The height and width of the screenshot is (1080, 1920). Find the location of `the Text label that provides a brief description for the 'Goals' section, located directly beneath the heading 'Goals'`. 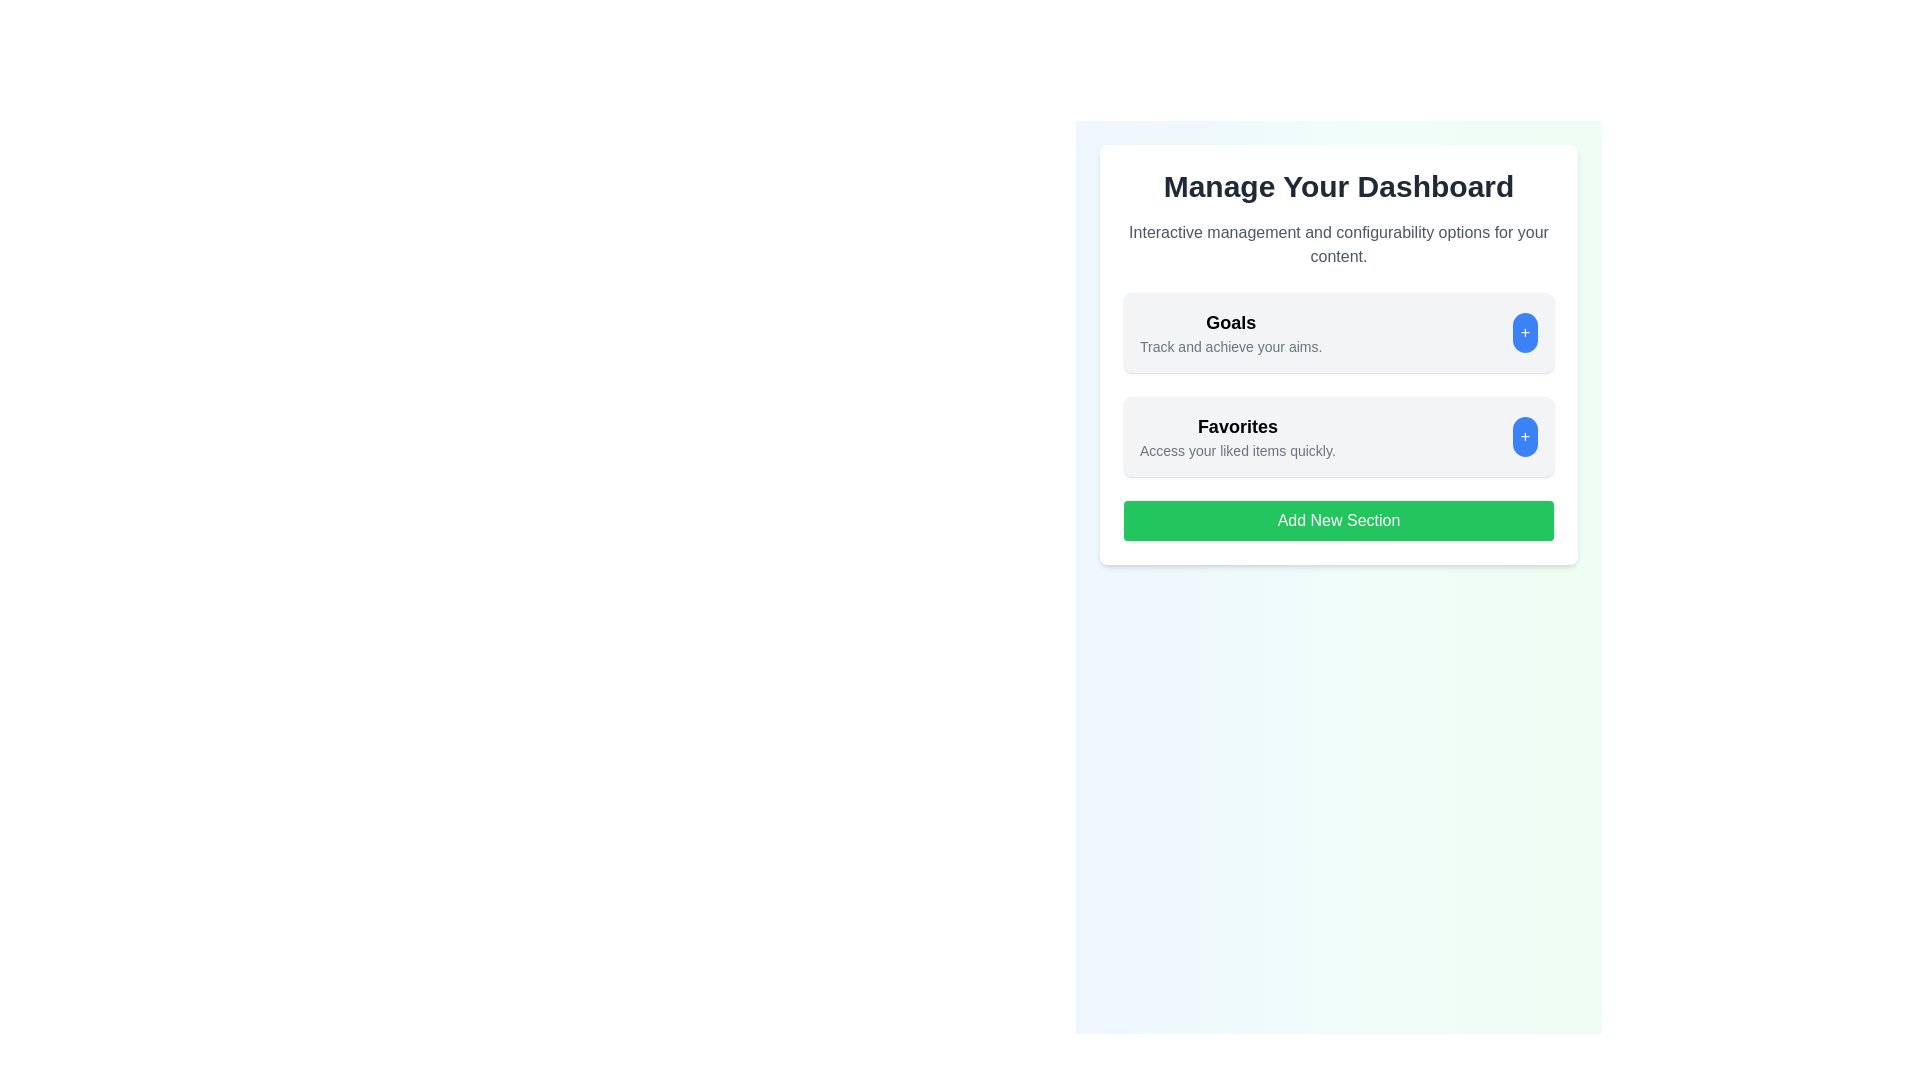

the Text label that provides a brief description for the 'Goals' section, located directly beneath the heading 'Goals' is located at coordinates (1230, 346).